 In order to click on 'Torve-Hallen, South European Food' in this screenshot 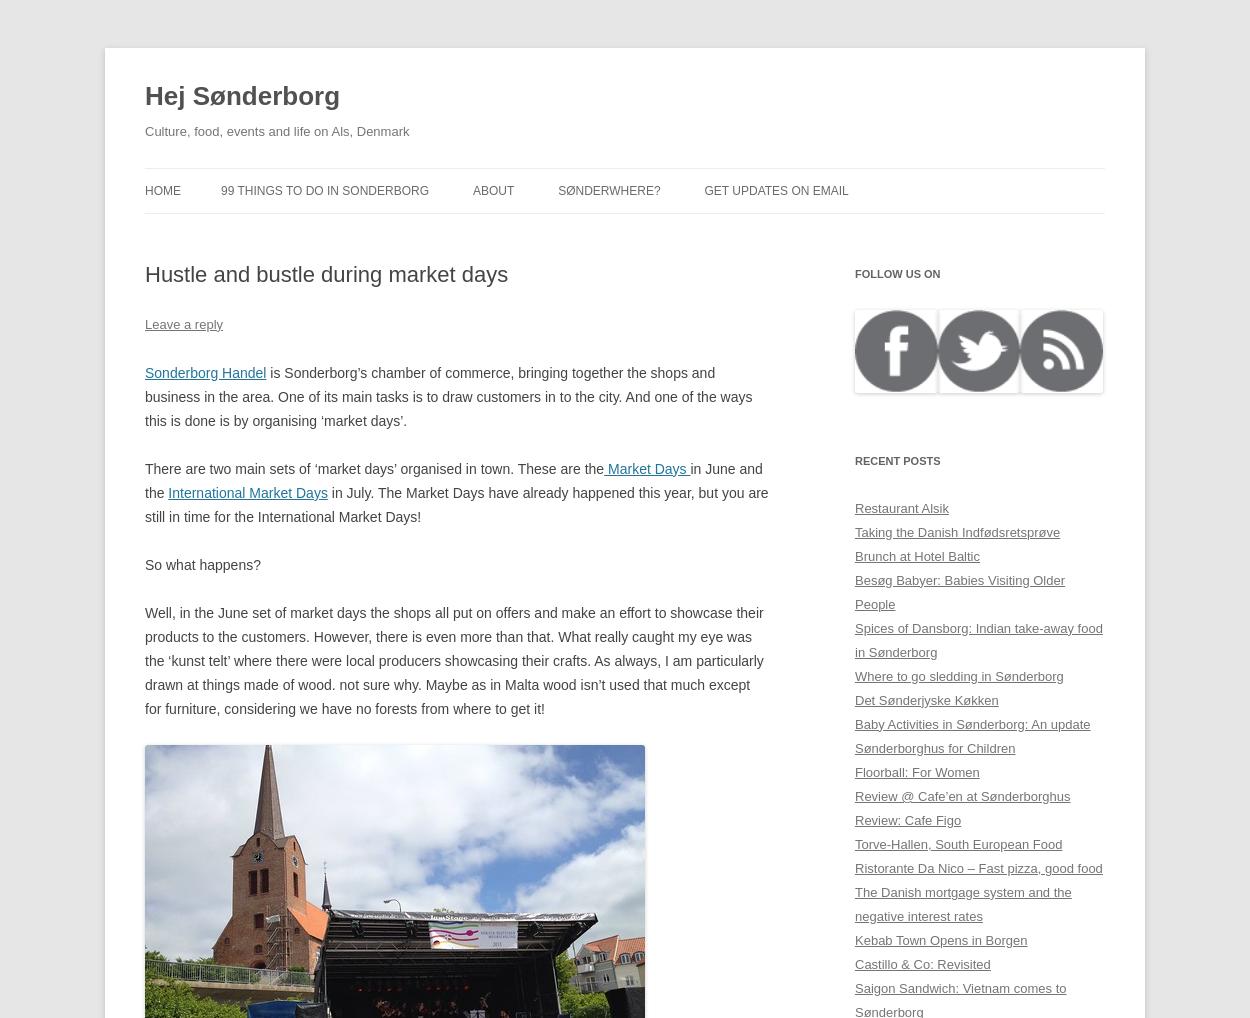, I will do `click(957, 842)`.